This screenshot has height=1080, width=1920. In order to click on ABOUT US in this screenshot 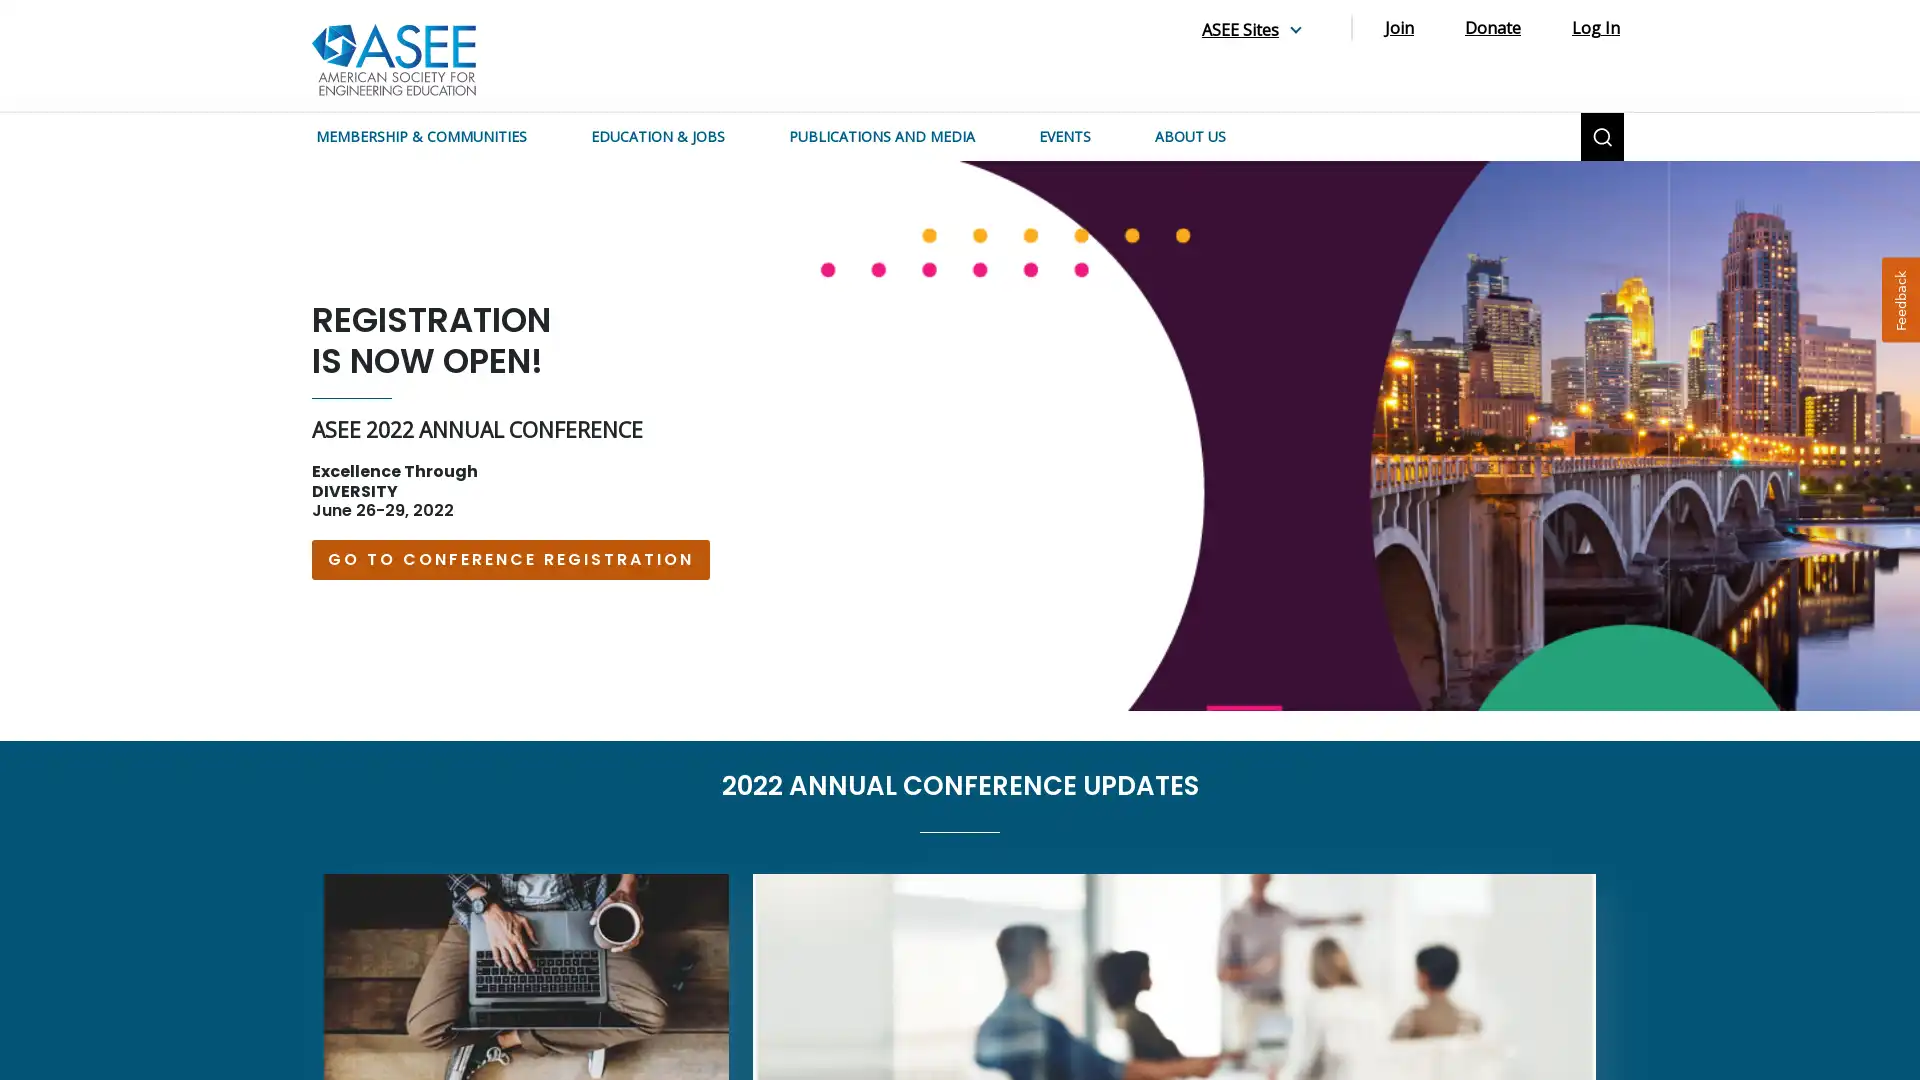, I will do `click(1205, 136)`.